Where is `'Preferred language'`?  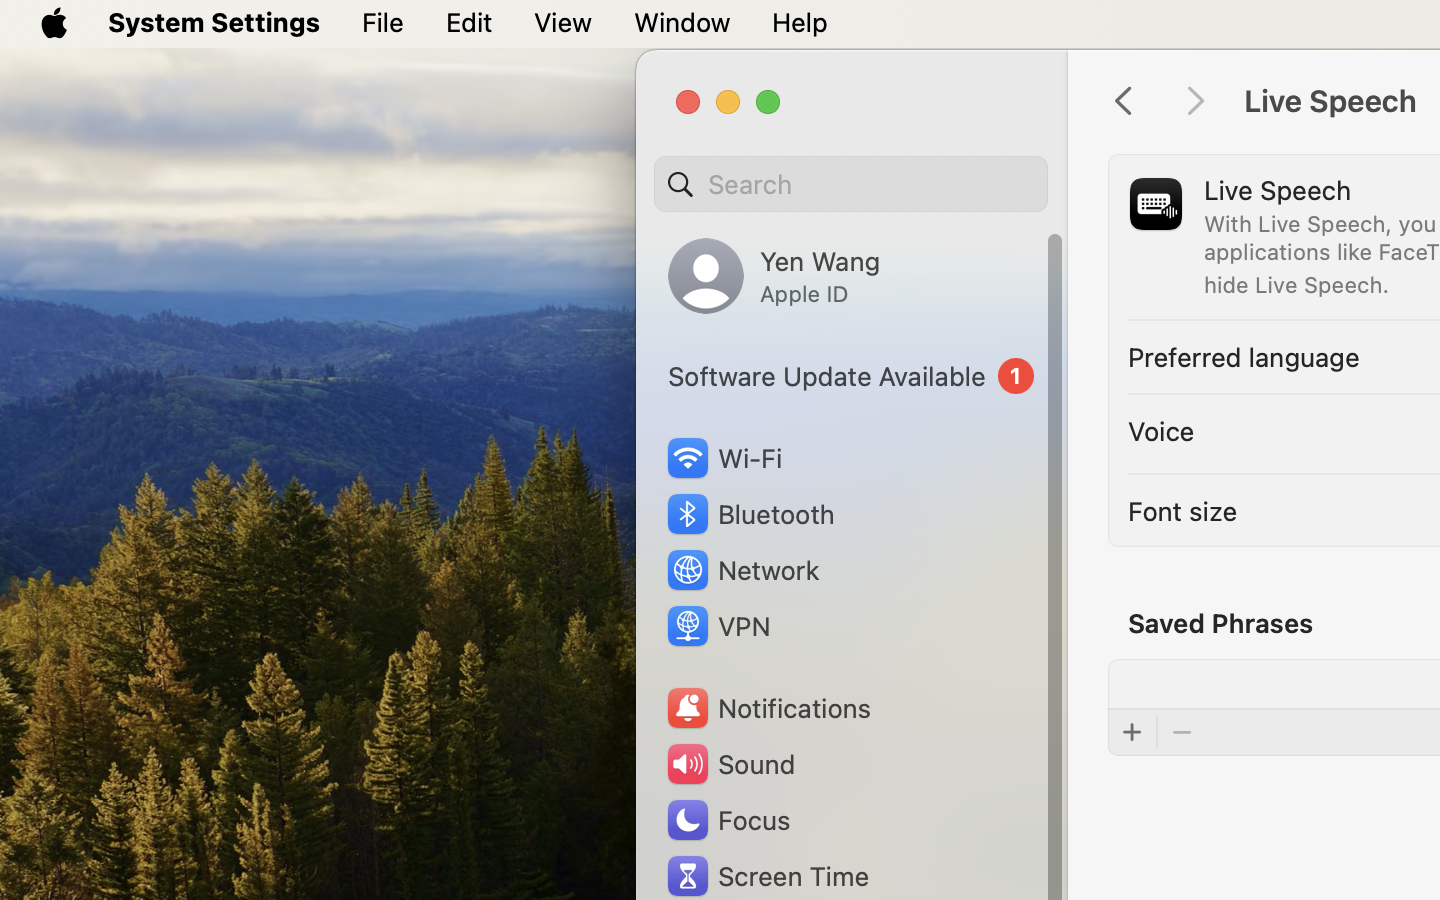
'Preferred language' is located at coordinates (1243, 356).